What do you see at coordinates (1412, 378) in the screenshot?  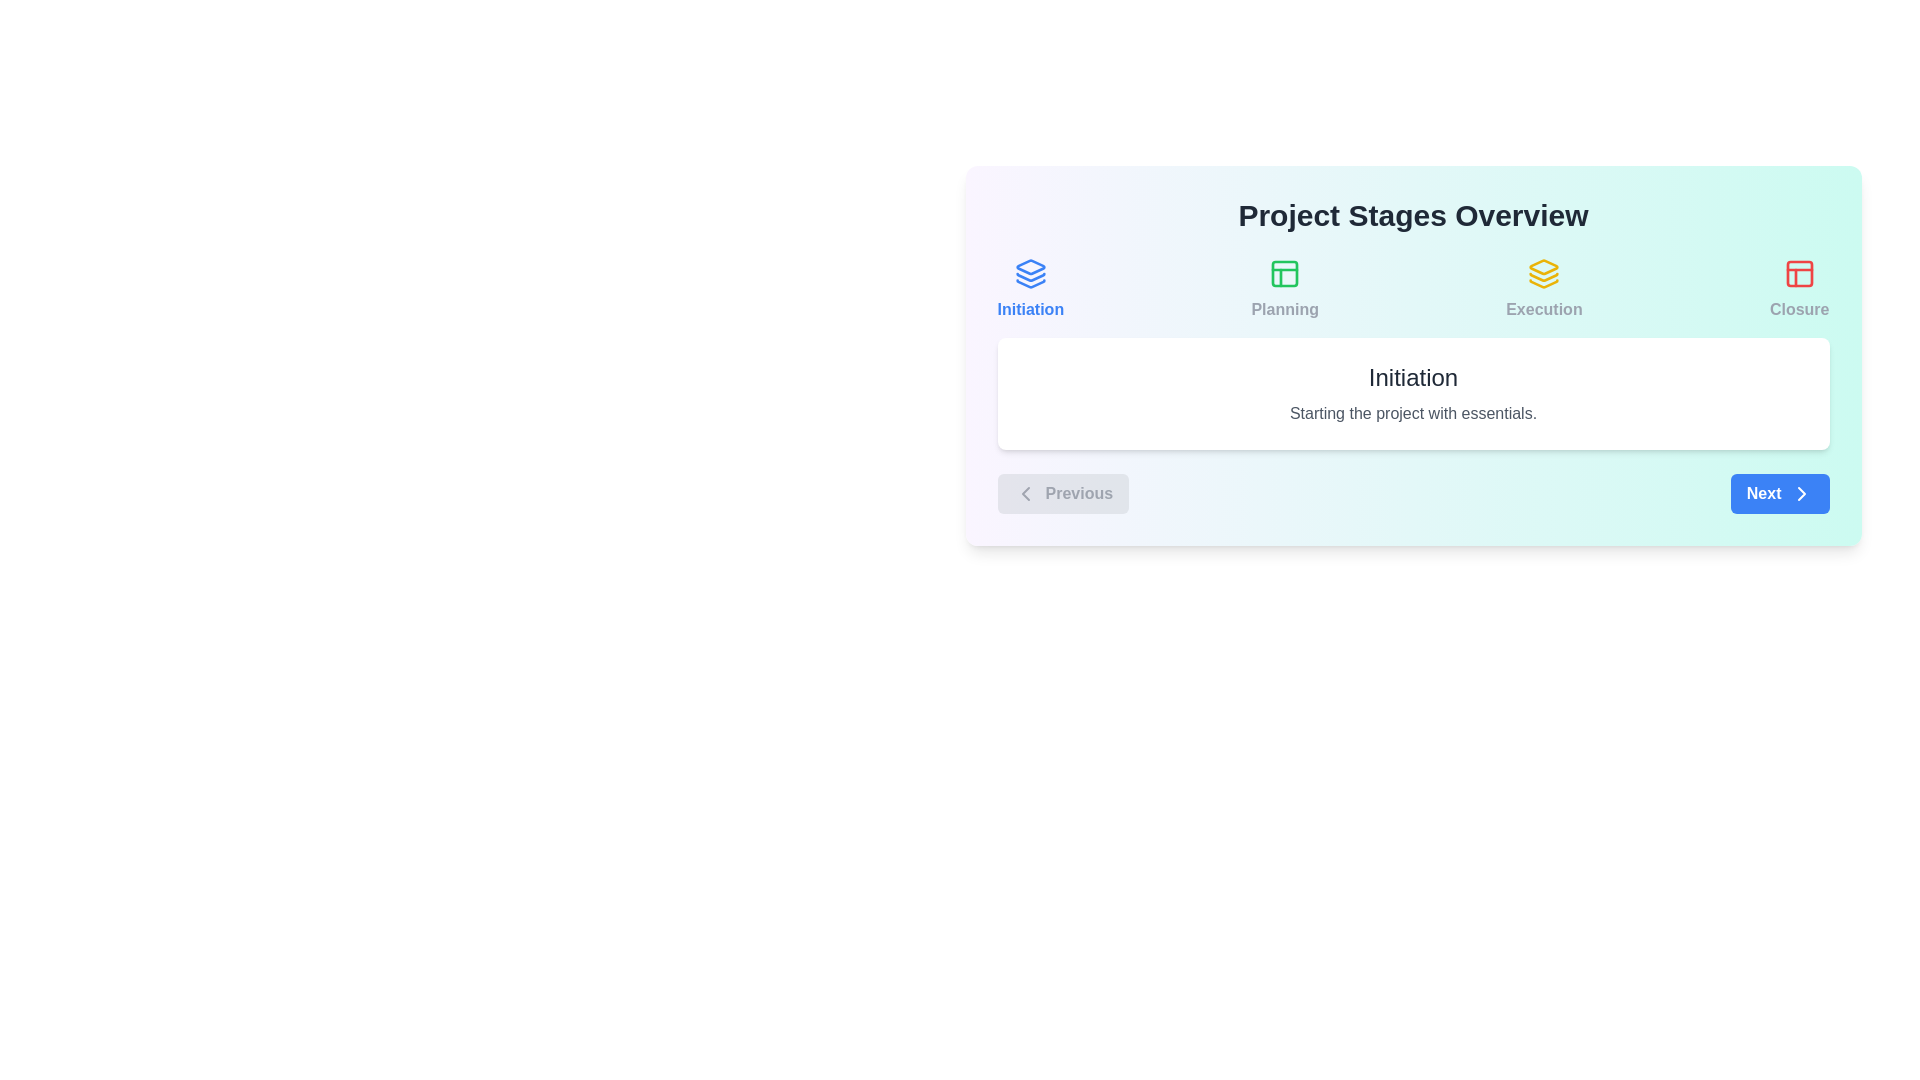 I see `text label that displays the word 'Initiation' in a large, bold font within a white box with rounded corners and a shadow effect` at bounding box center [1412, 378].